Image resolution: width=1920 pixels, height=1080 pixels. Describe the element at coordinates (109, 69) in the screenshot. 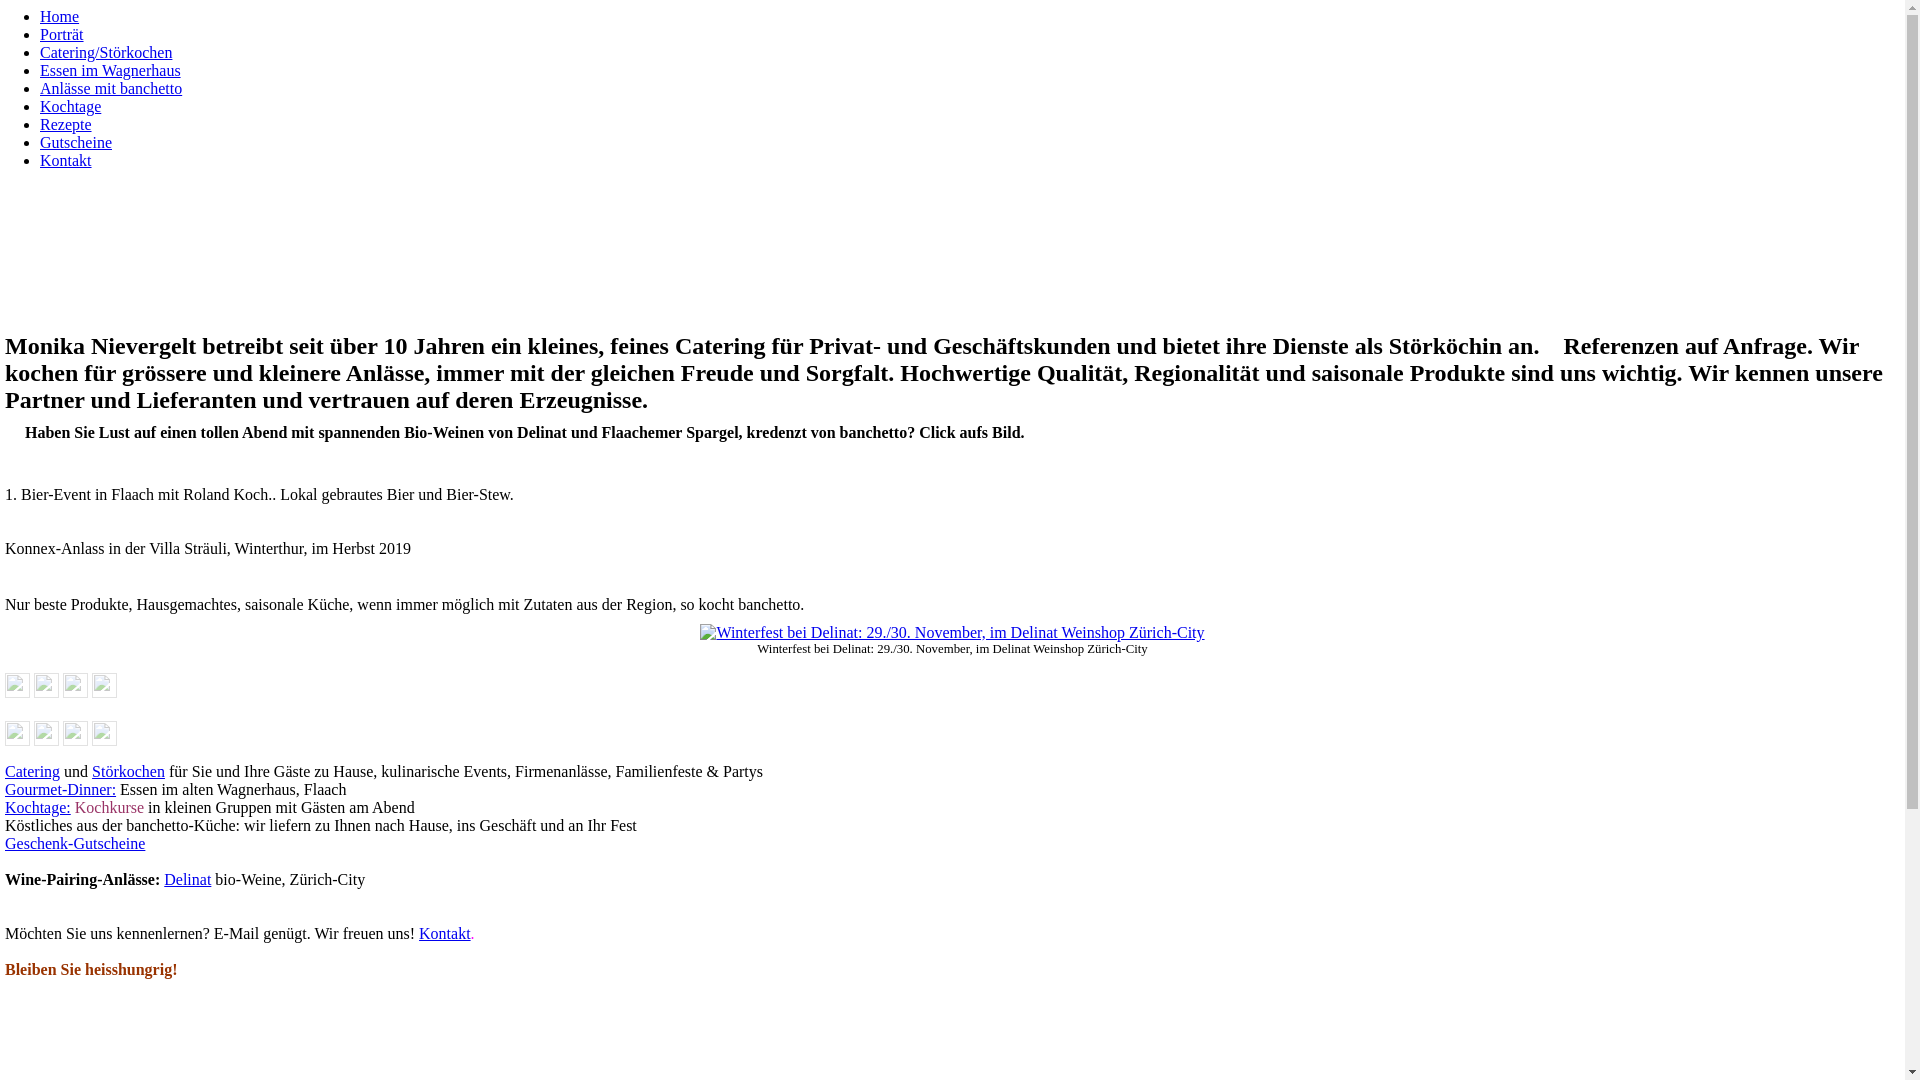

I see `'Essen im Wagnerhaus'` at that location.